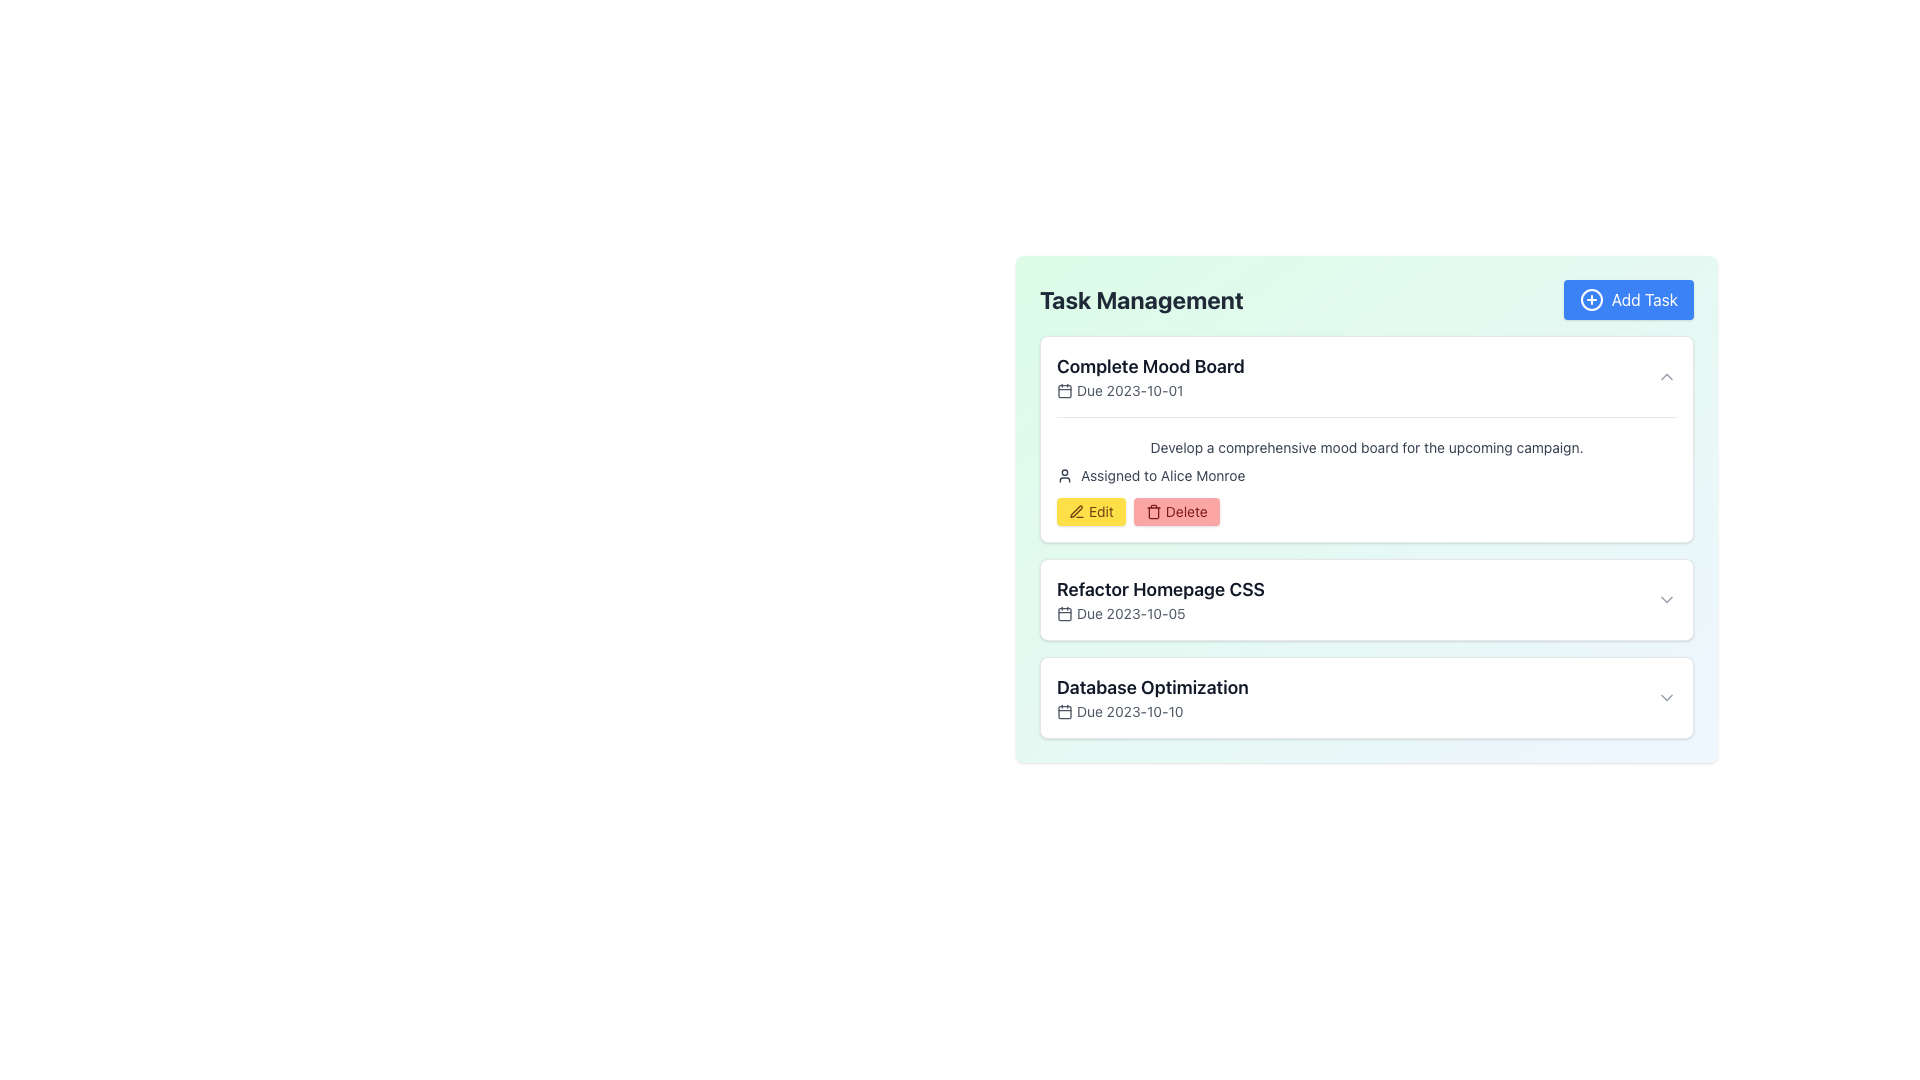 The image size is (1920, 1080). I want to click on the small circular icon with a plus sign, which is part of the 'Add Task' button and located to the left of the 'Add Task' text, so click(1590, 300).